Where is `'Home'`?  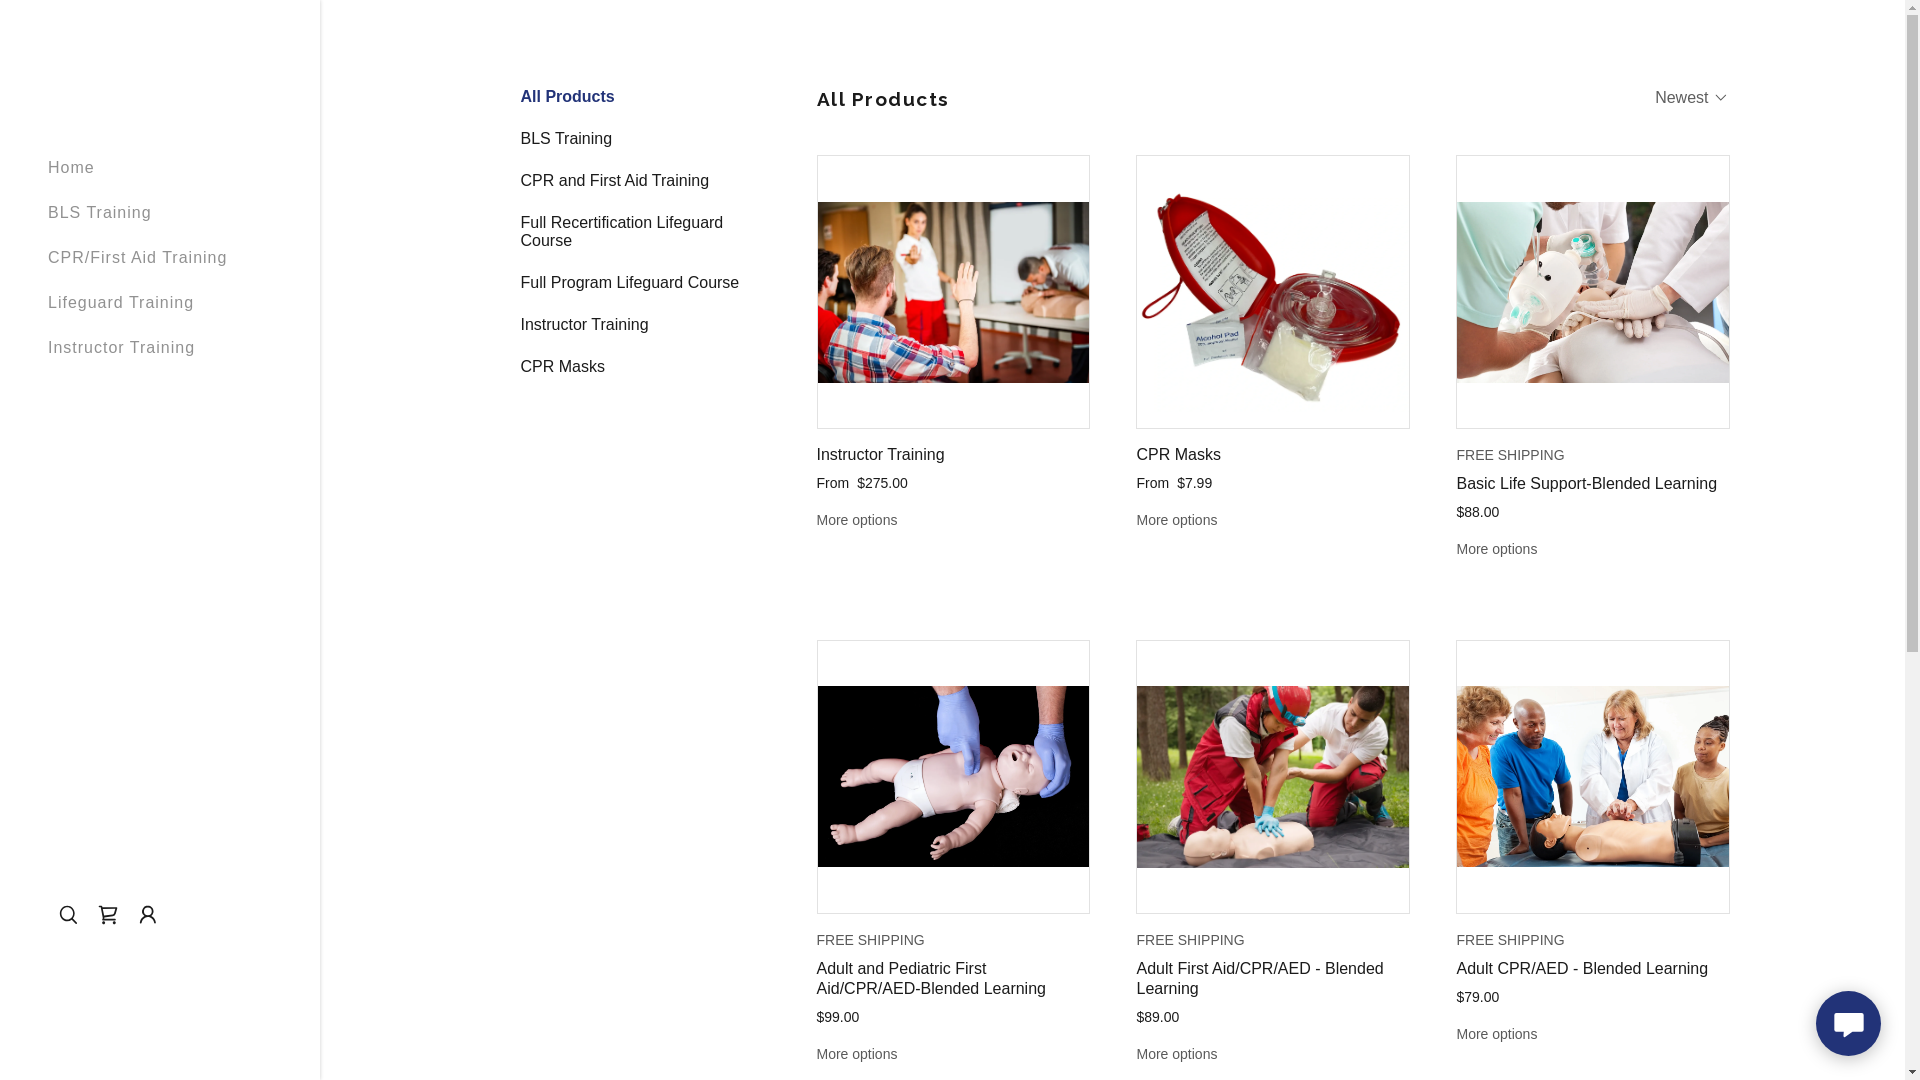 'Home' is located at coordinates (71, 166).